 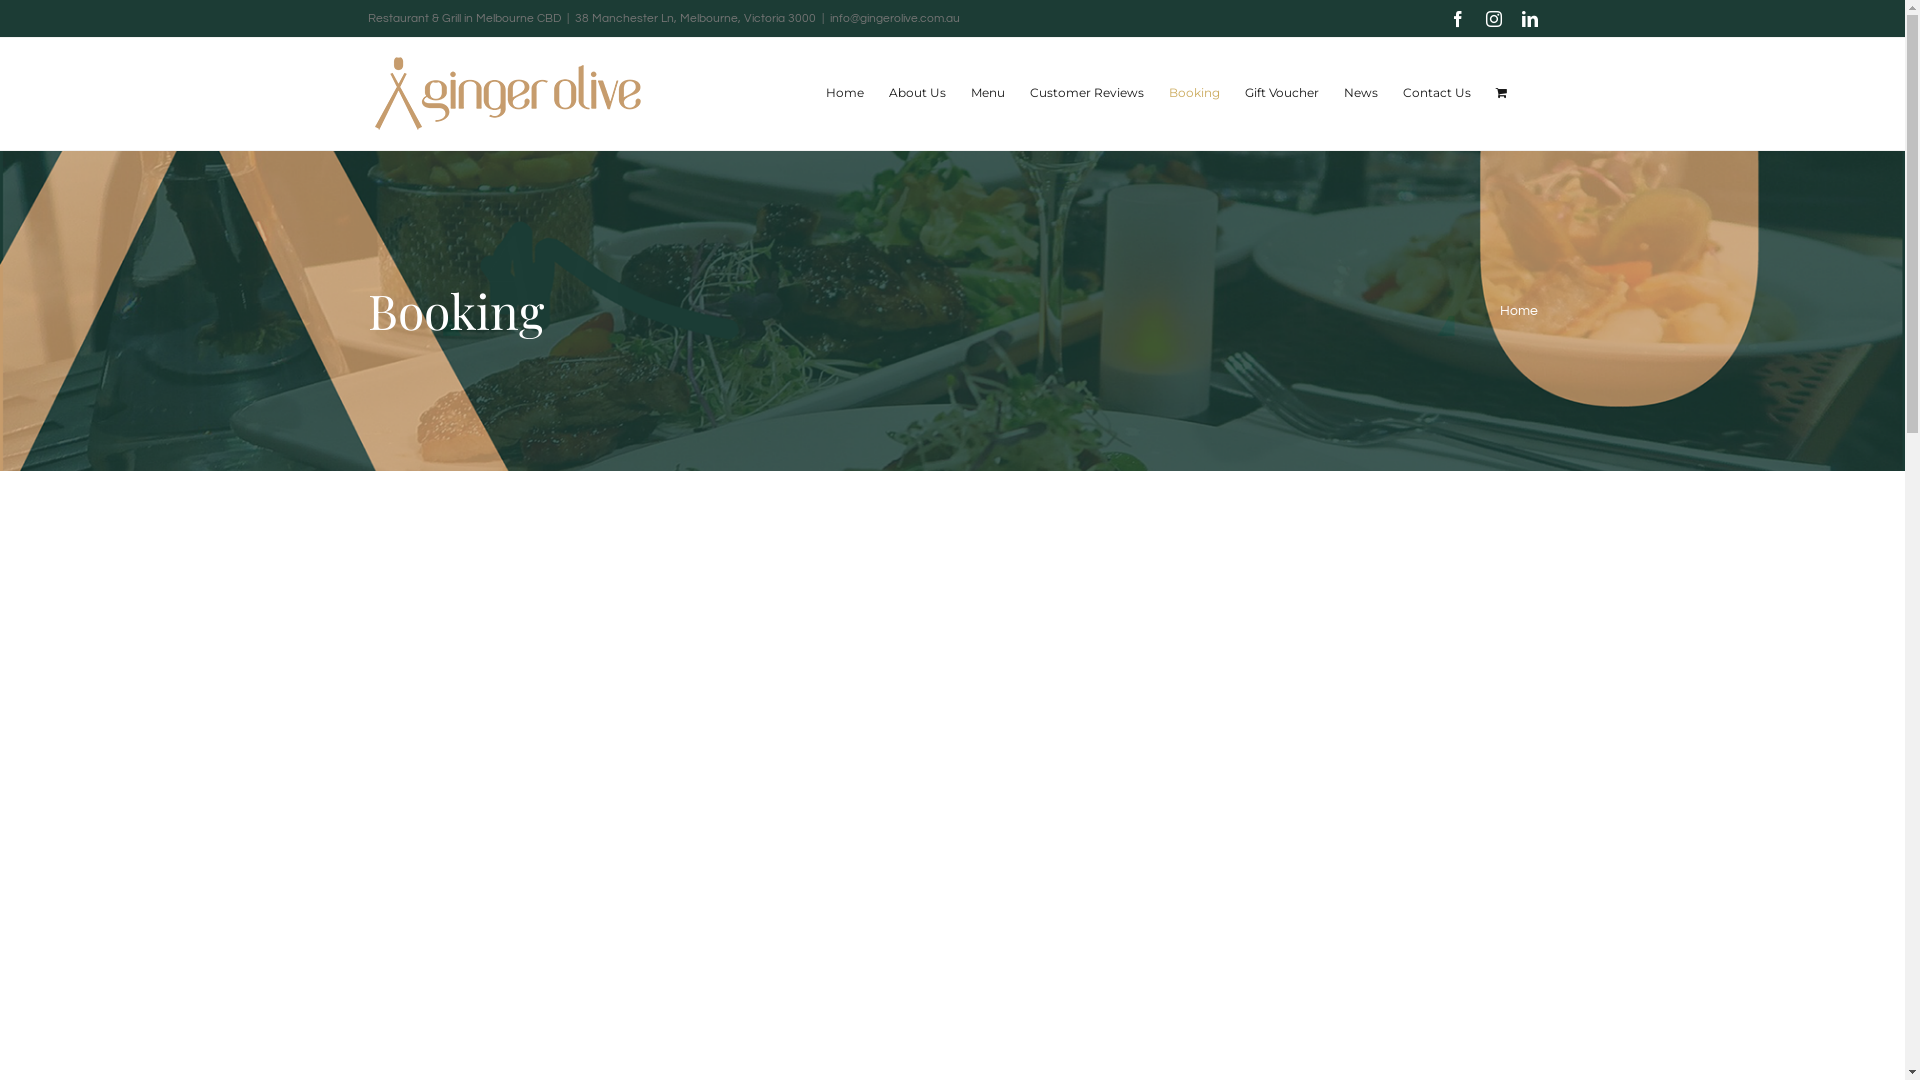 I want to click on 'info@gingerolive.com.au', so click(x=830, y=18).